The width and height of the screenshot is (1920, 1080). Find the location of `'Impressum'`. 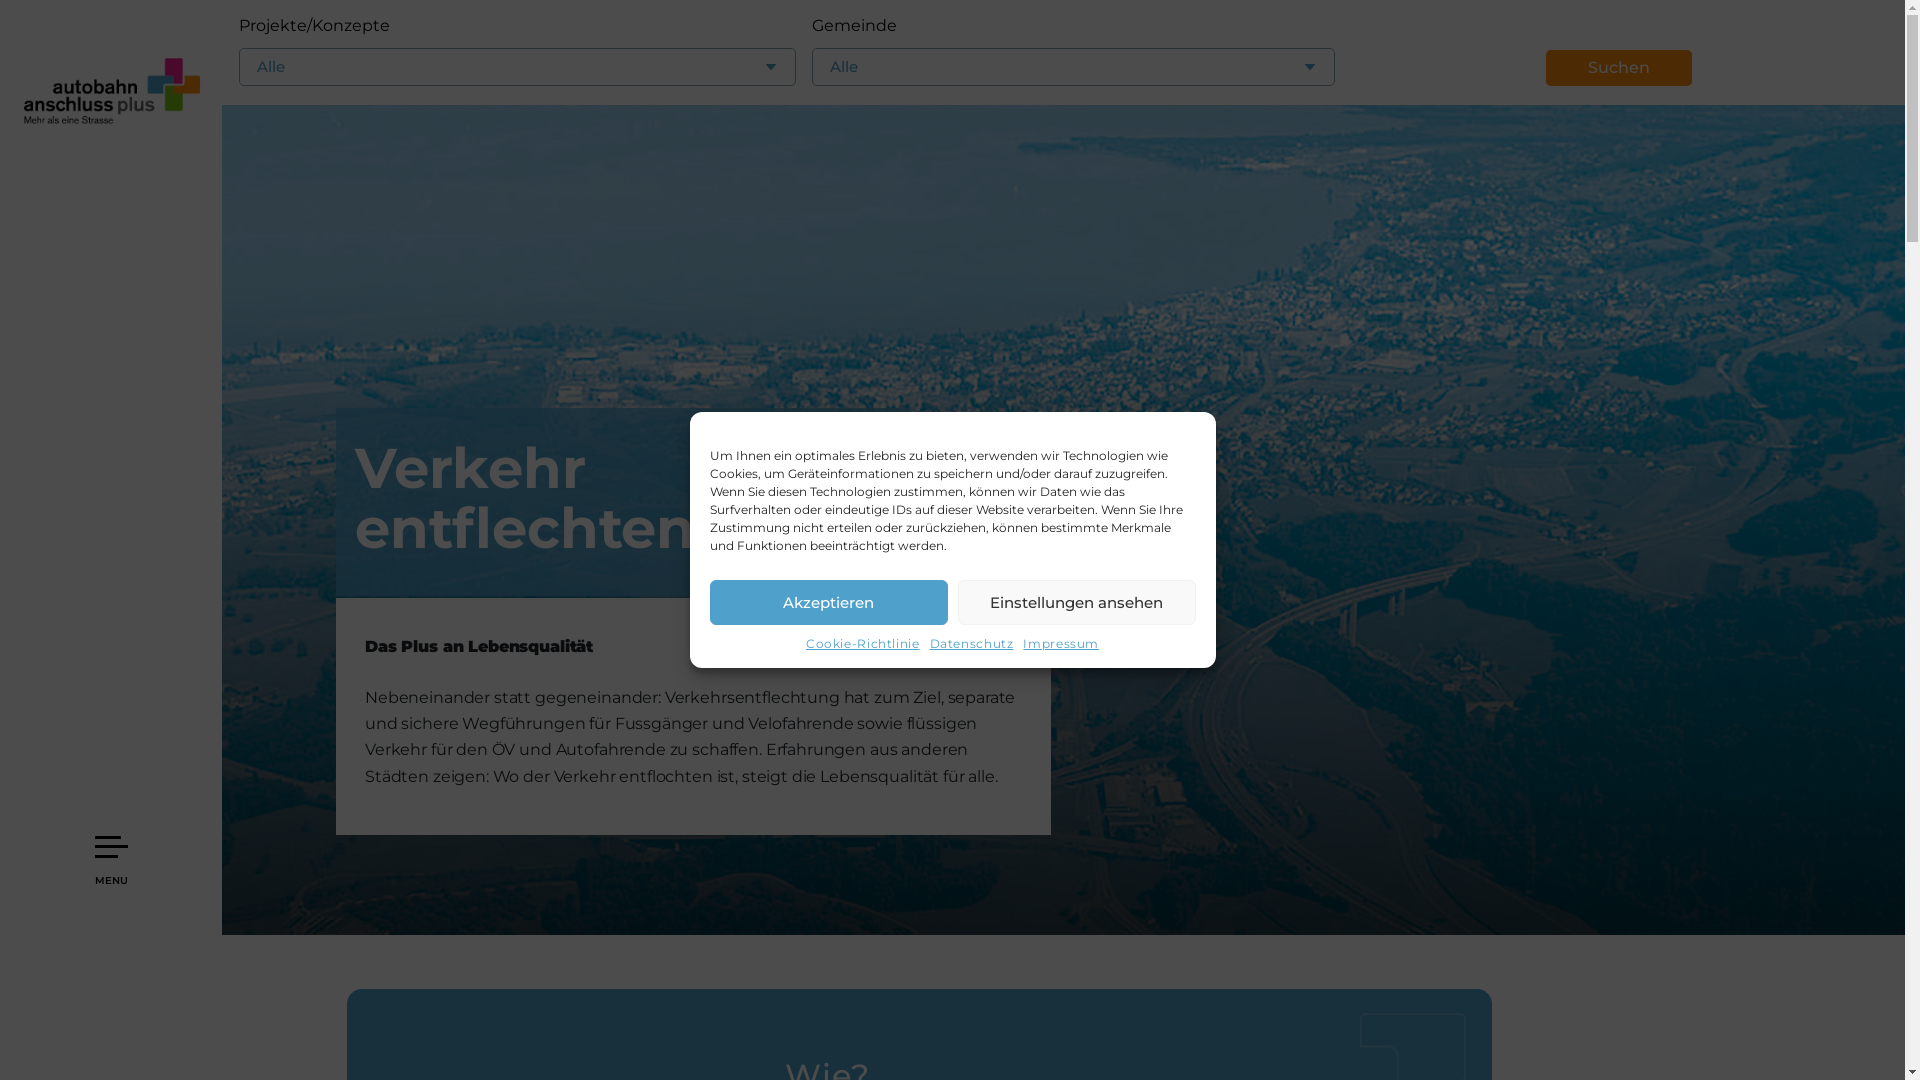

'Impressum' is located at coordinates (1059, 644).